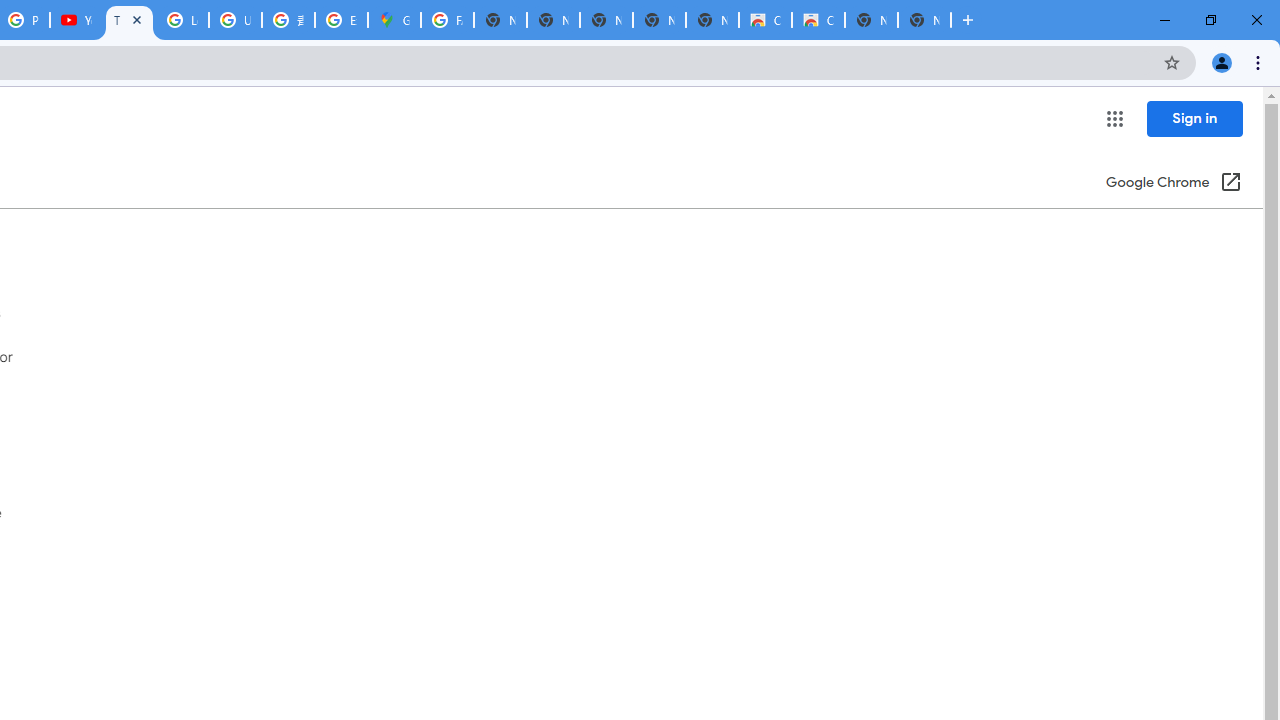 Image resolution: width=1280 pixels, height=720 pixels. I want to click on 'Google Chrome (Open in a new window)', so click(1173, 183).